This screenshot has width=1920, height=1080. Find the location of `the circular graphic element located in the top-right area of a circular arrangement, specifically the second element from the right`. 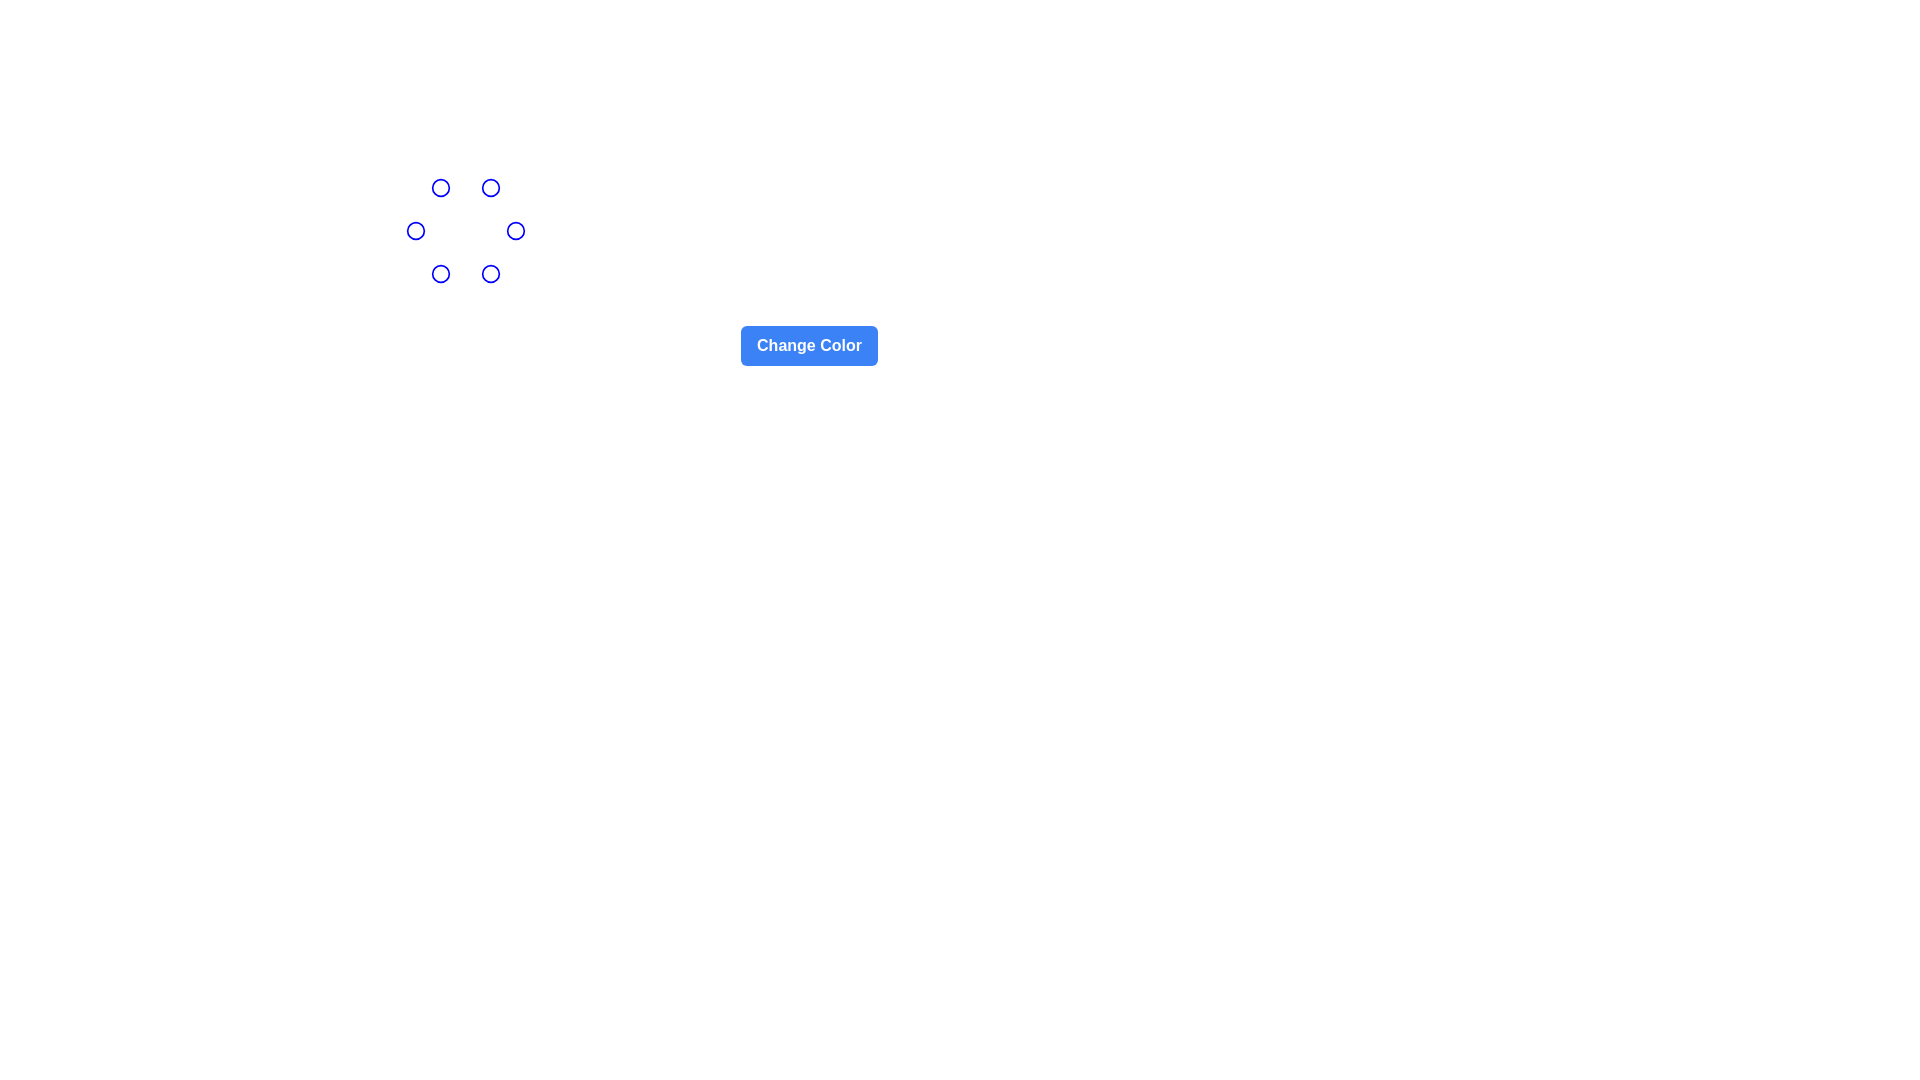

the circular graphic element located in the top-right area of a circular arrangement, specifically the second element from the right is located at coordinates (515, 230).